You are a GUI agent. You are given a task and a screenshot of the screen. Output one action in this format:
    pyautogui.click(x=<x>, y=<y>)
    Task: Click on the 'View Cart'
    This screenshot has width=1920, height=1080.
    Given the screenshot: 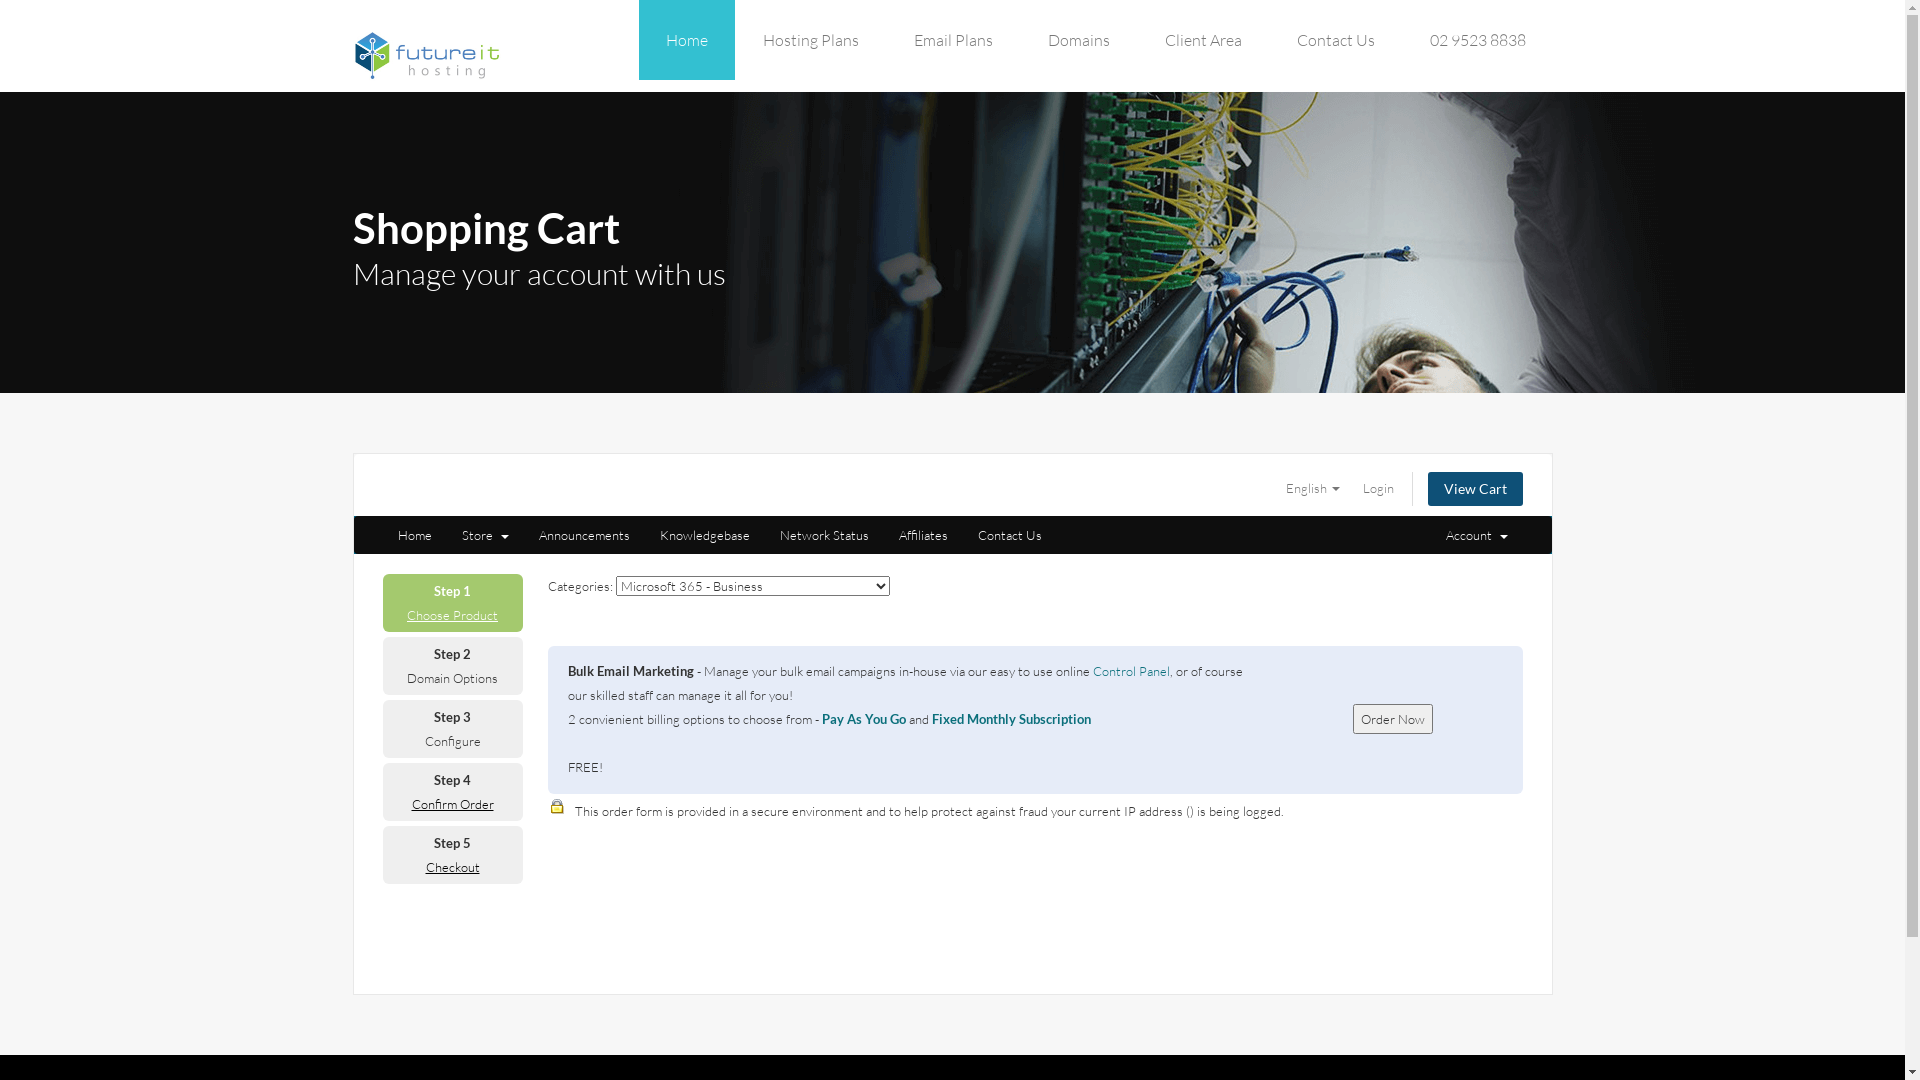 What is the action you would take?
    pyautogui.click(x=1475, y=489)
    